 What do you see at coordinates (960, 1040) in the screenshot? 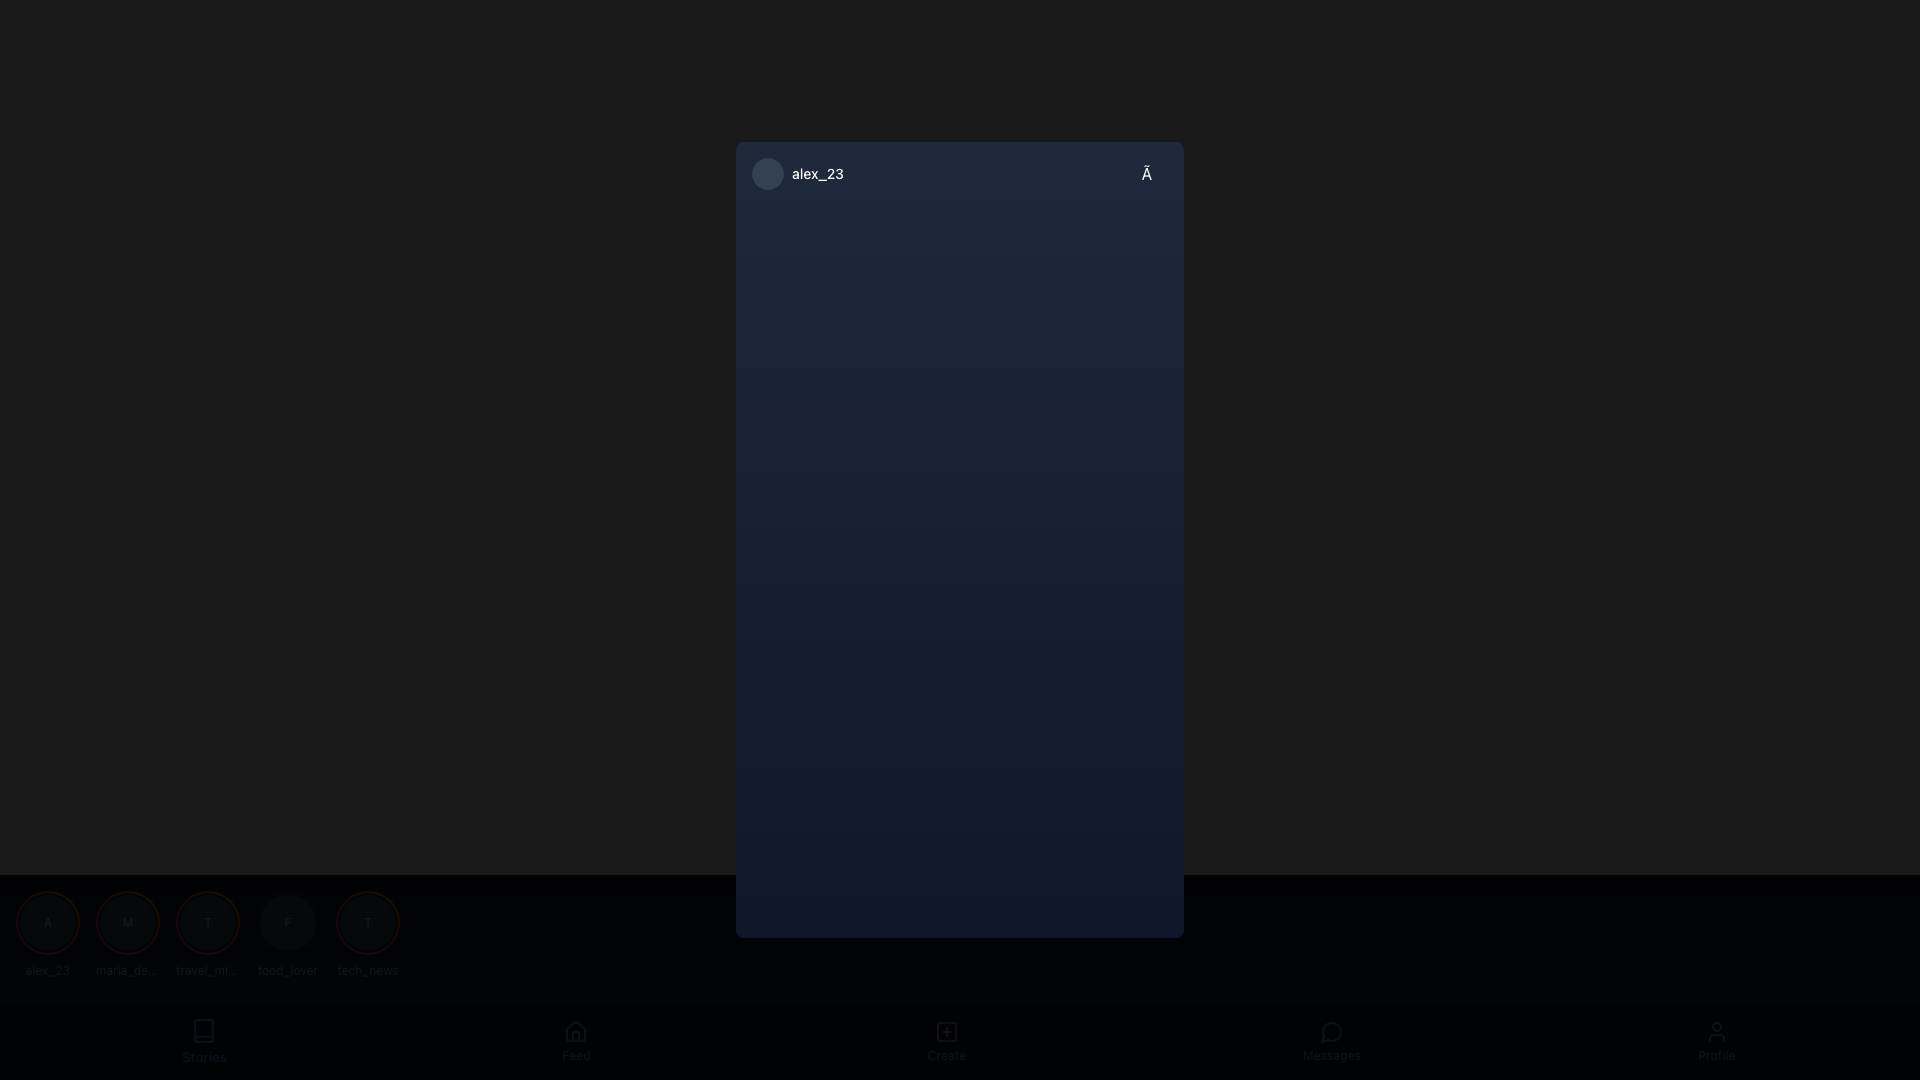
I see `the 'Create' segment in the bottom navigation bar, which is the third segment from the left and is visually distinguished by its larger size and blue color` at bounding box center [960, 1040].